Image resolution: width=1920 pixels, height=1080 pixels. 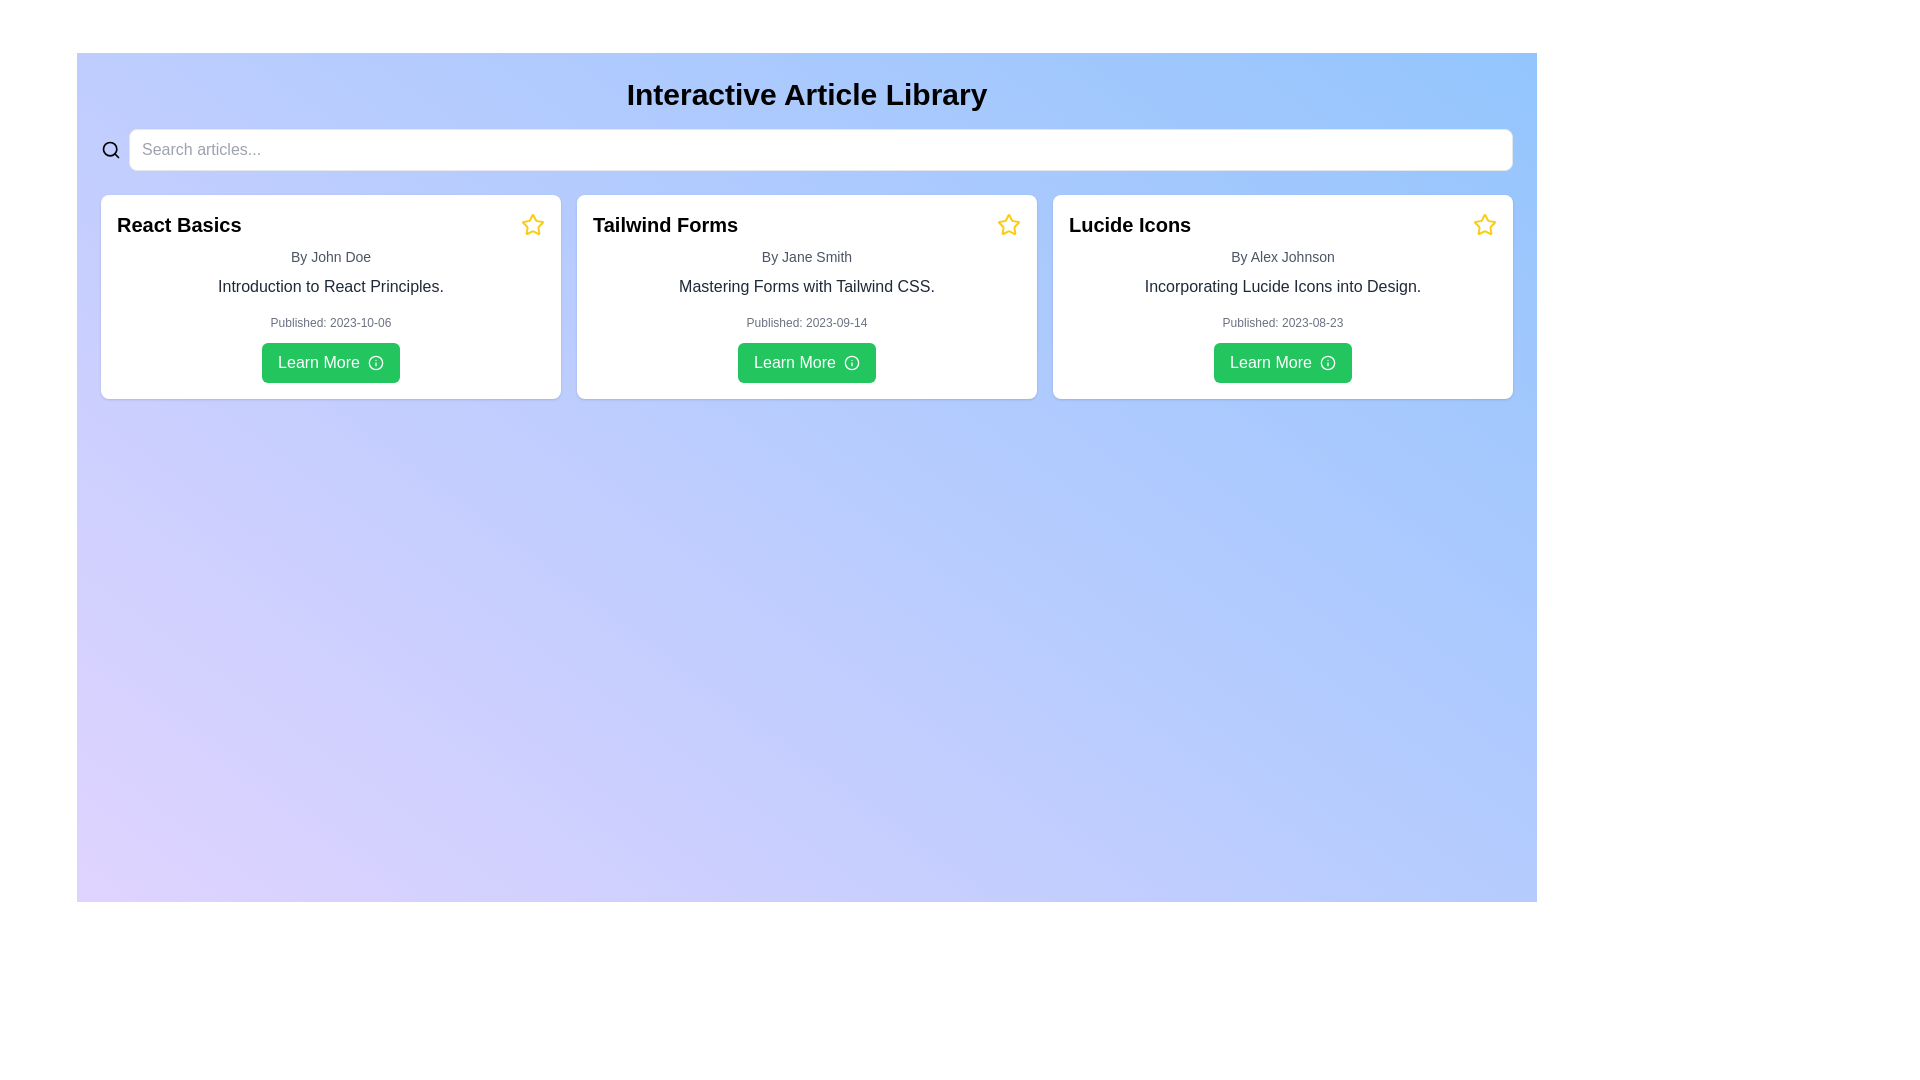 I want to click on the favorite marker icon located in the top-right corner of the second card, near the text 'Tailwind Forms', to mark or unmark the card as a favorite, so click(x=1008, y=223).